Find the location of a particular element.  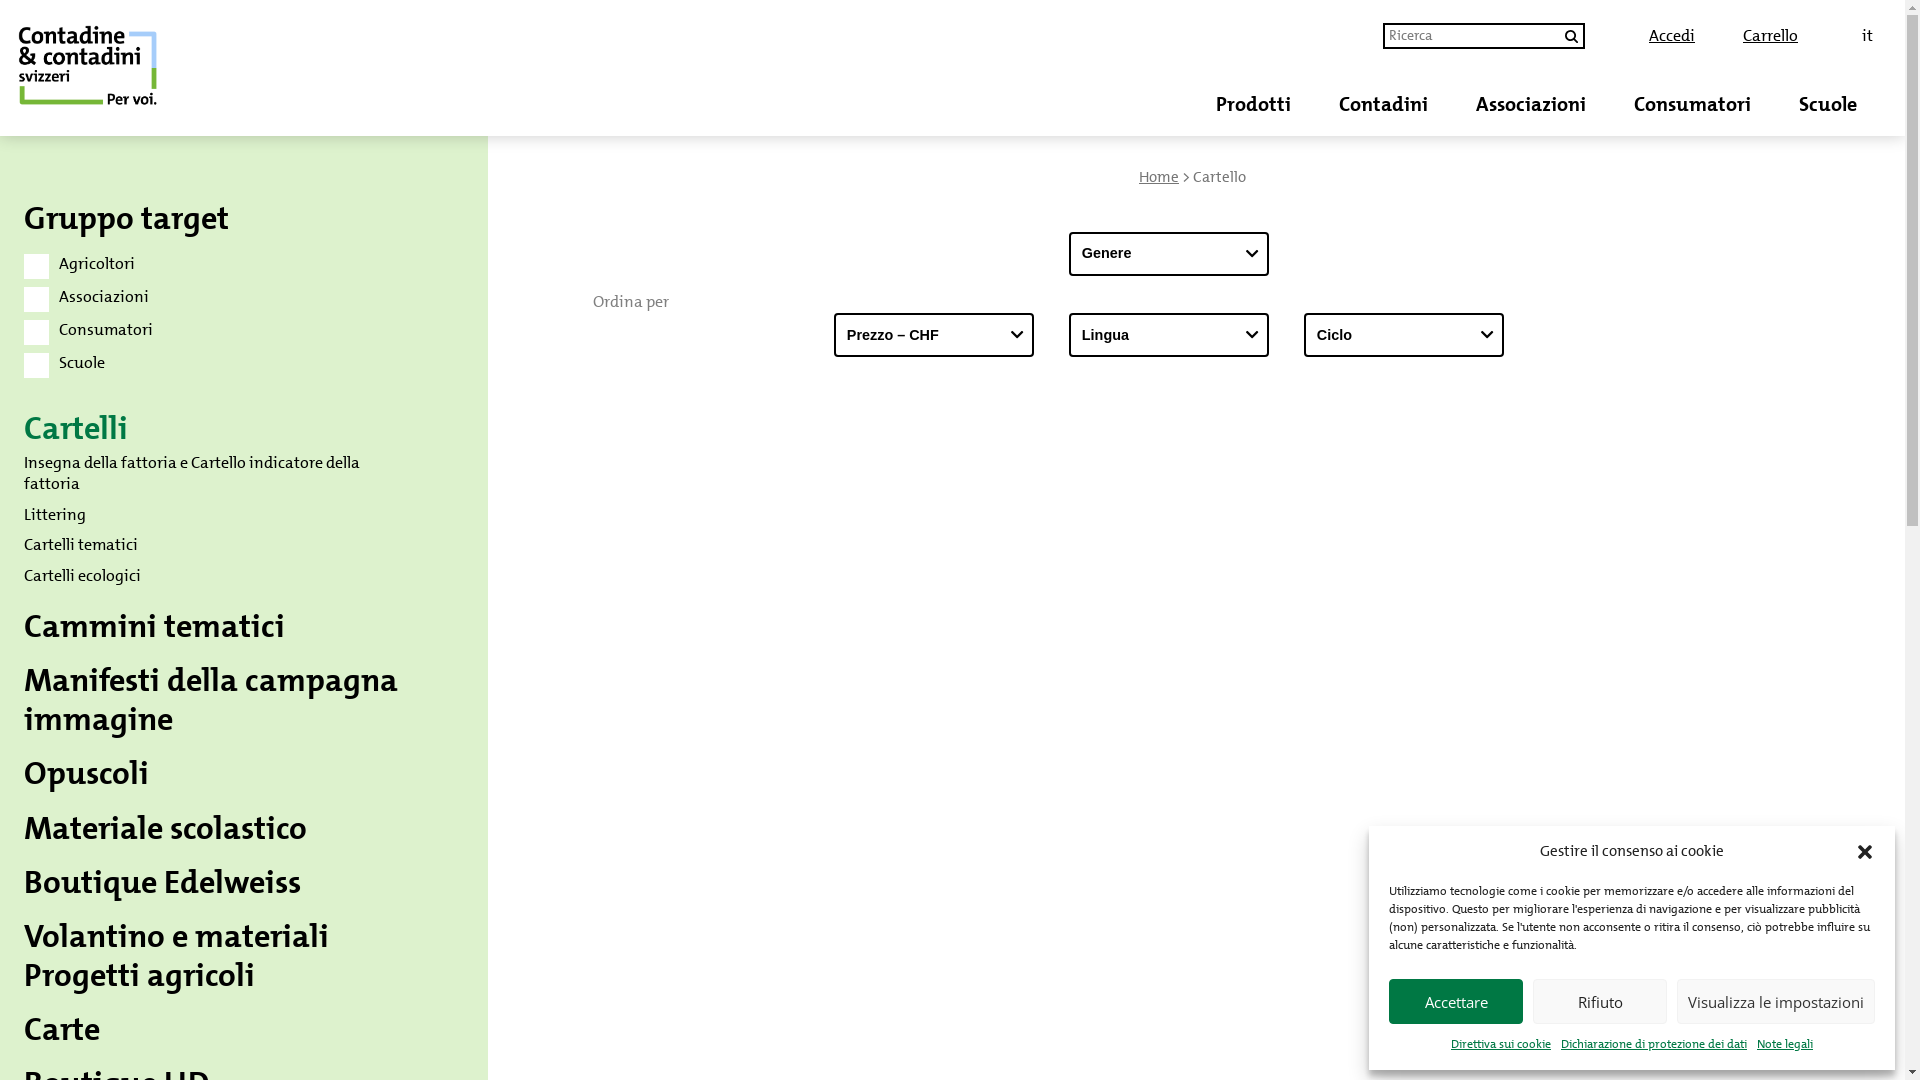

'Note legali' is located at coordinates (1785, 1043).